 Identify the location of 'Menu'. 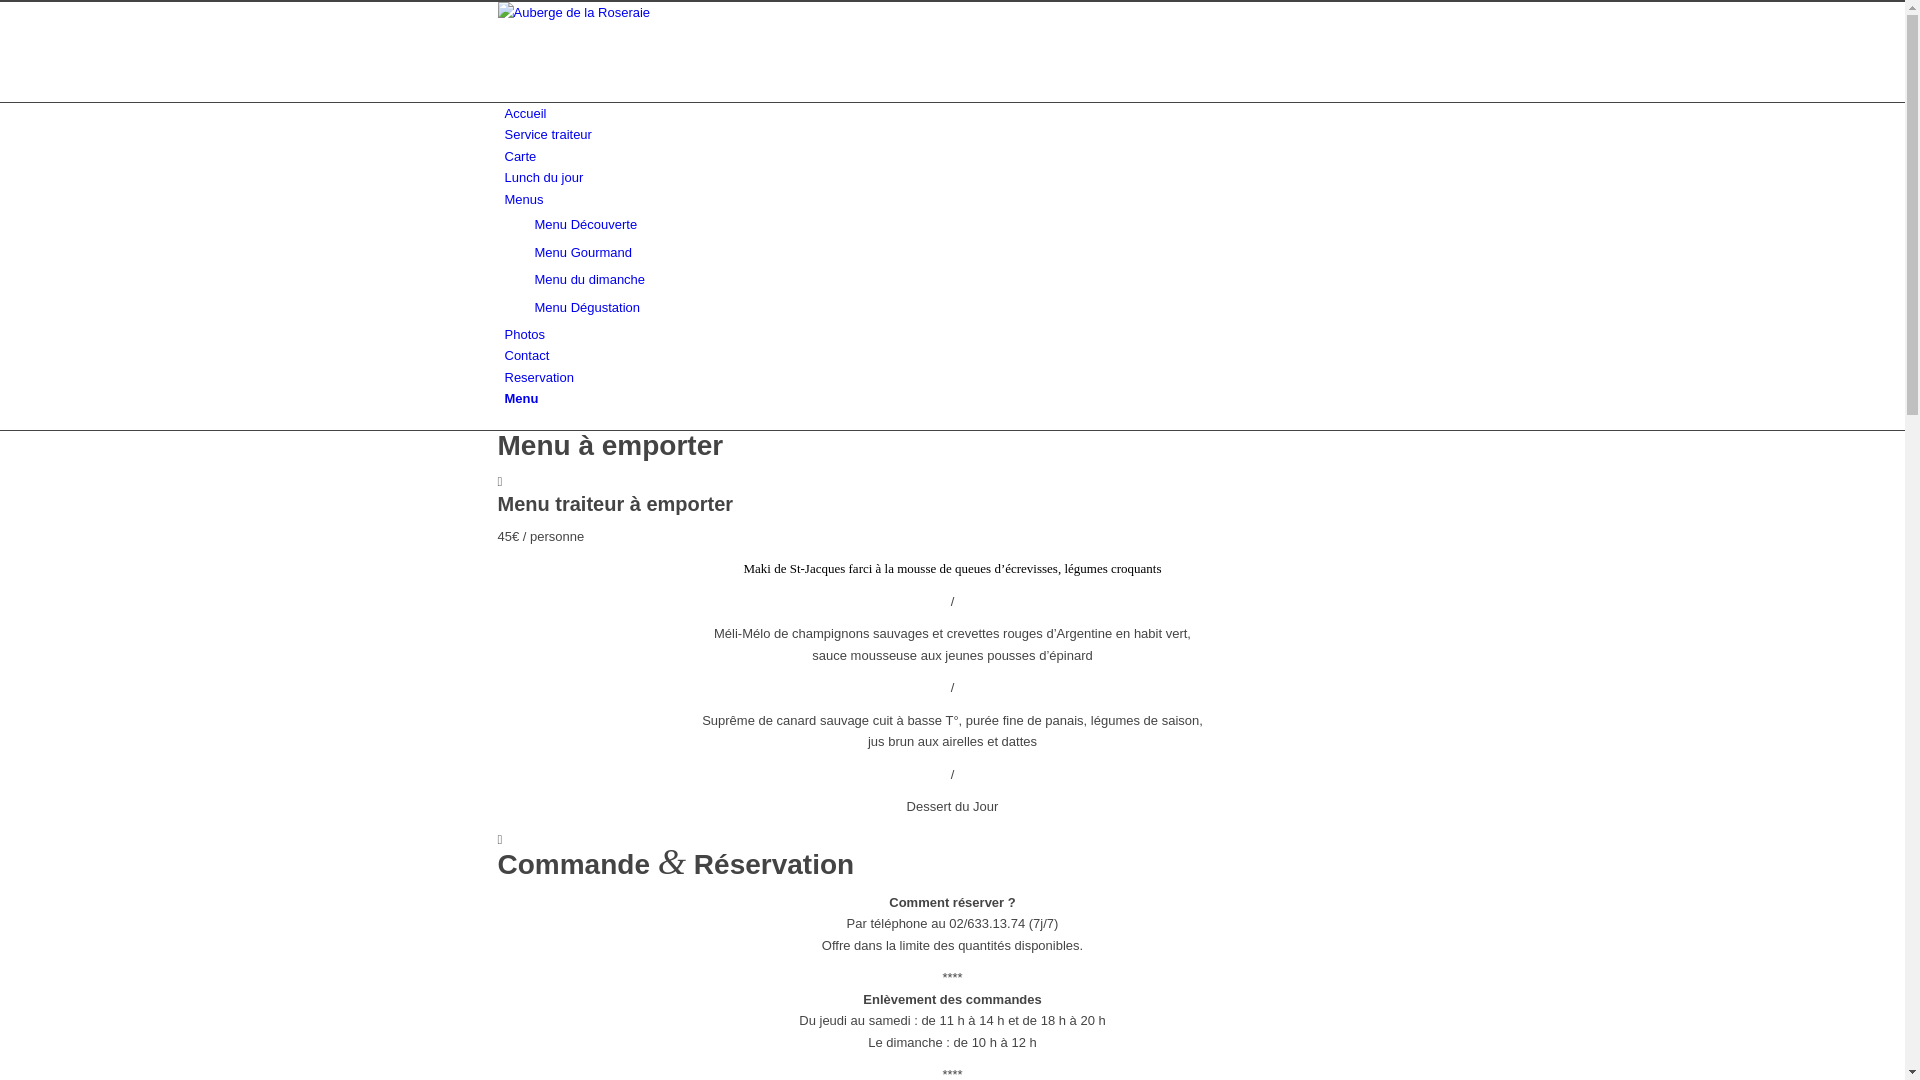
(521, 398).